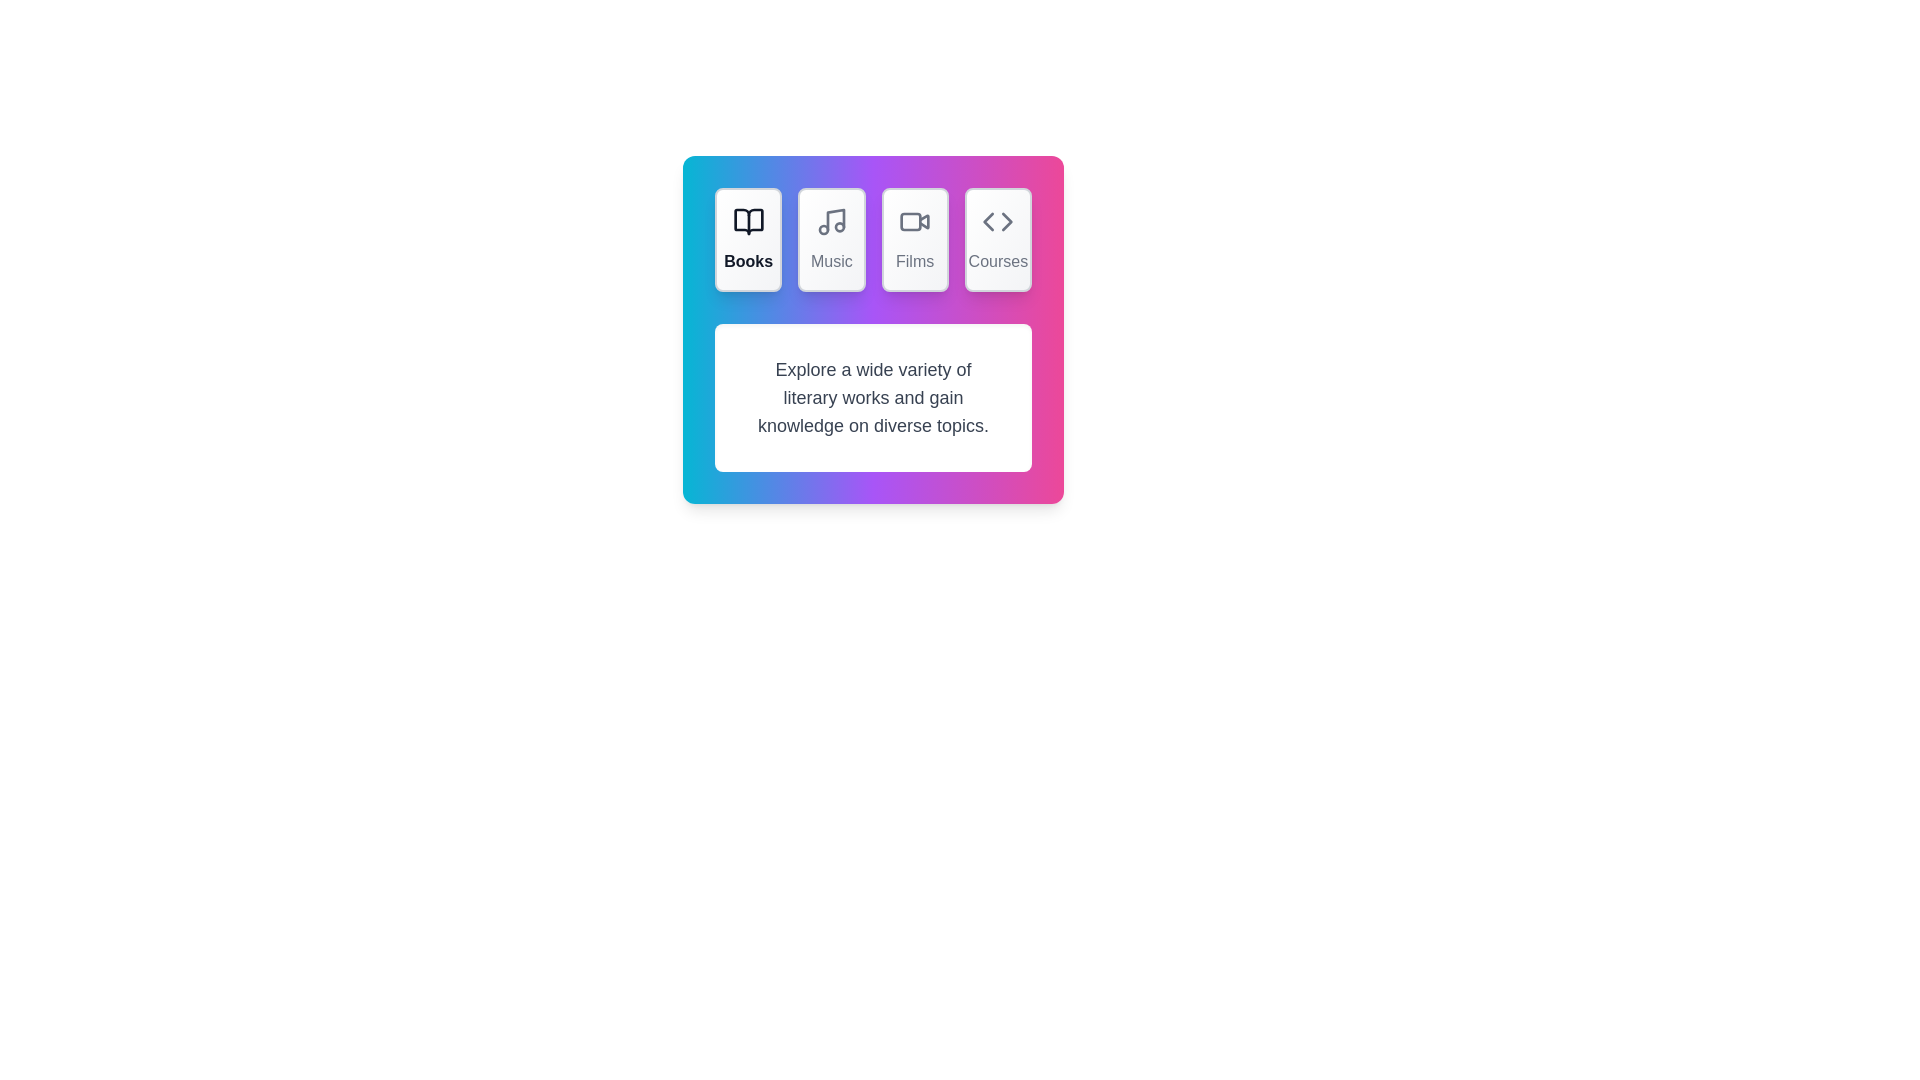  What do you see at coordinates (831, 238) in the screenshot?
I see `the Music tab` at bounding box center [831, 238].